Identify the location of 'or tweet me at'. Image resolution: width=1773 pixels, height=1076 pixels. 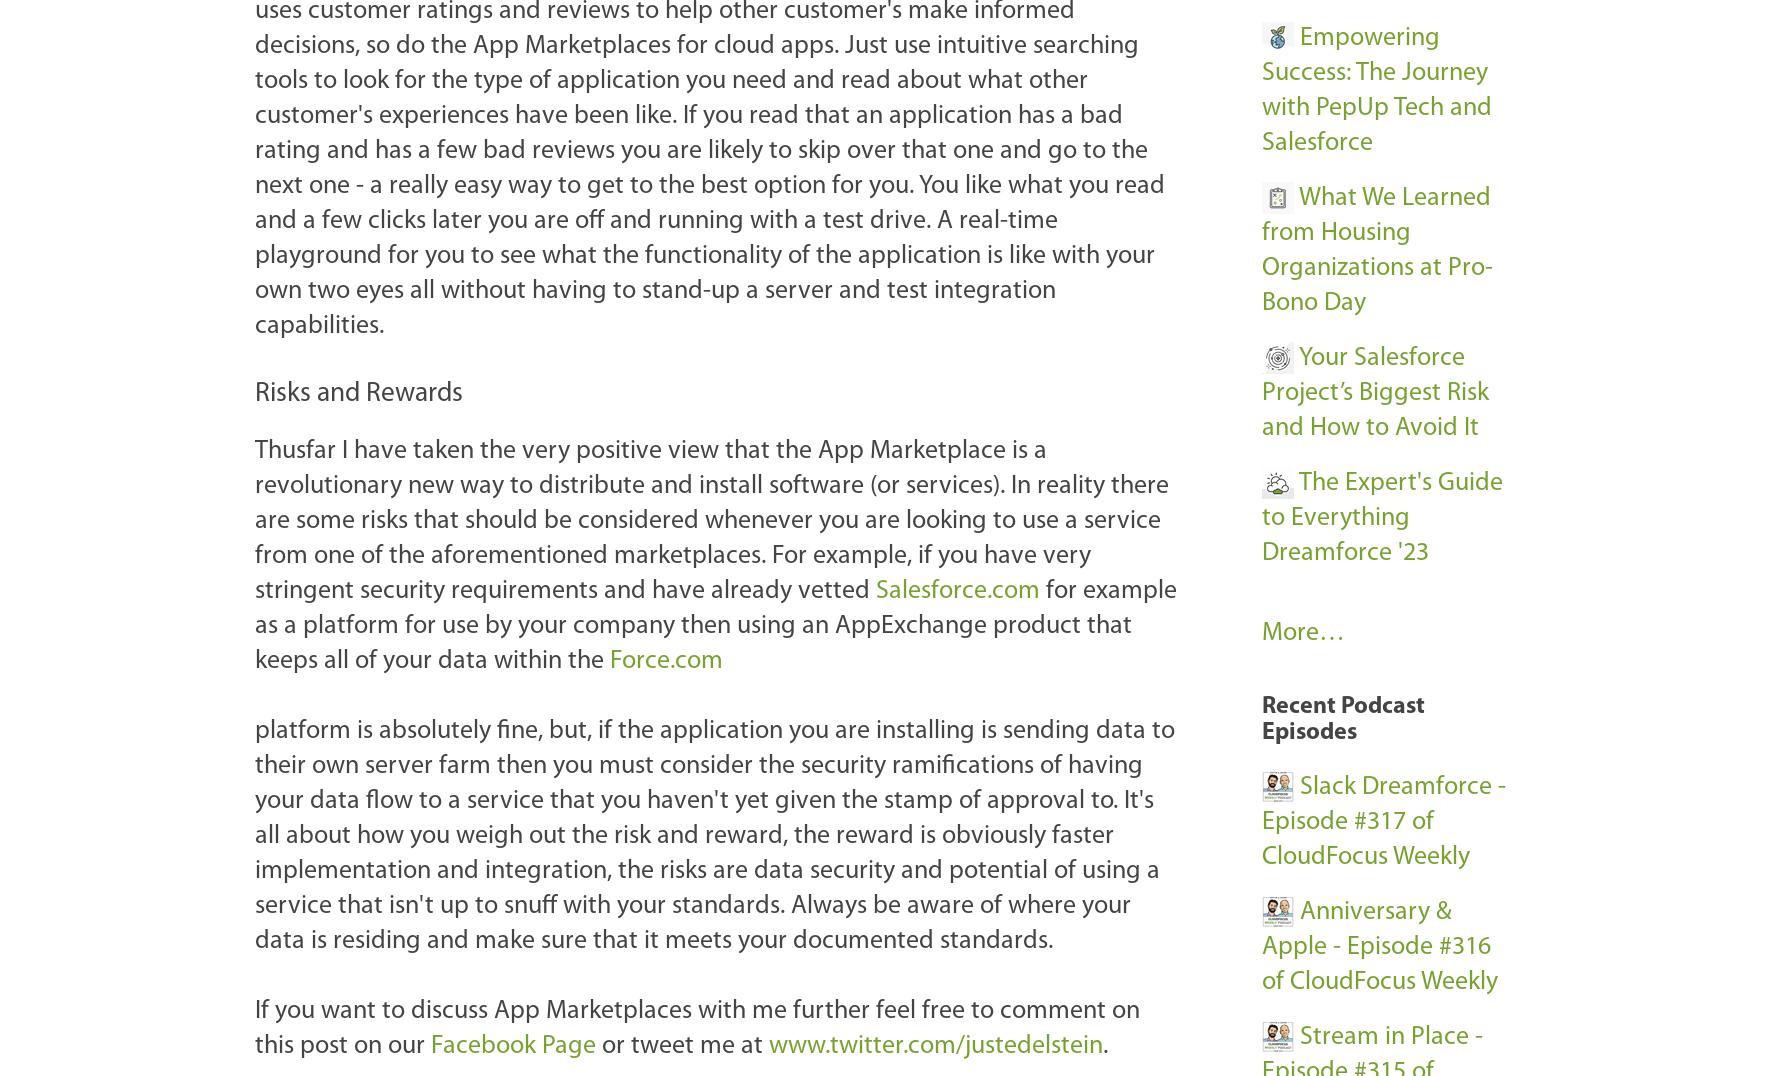
(681, 1045).